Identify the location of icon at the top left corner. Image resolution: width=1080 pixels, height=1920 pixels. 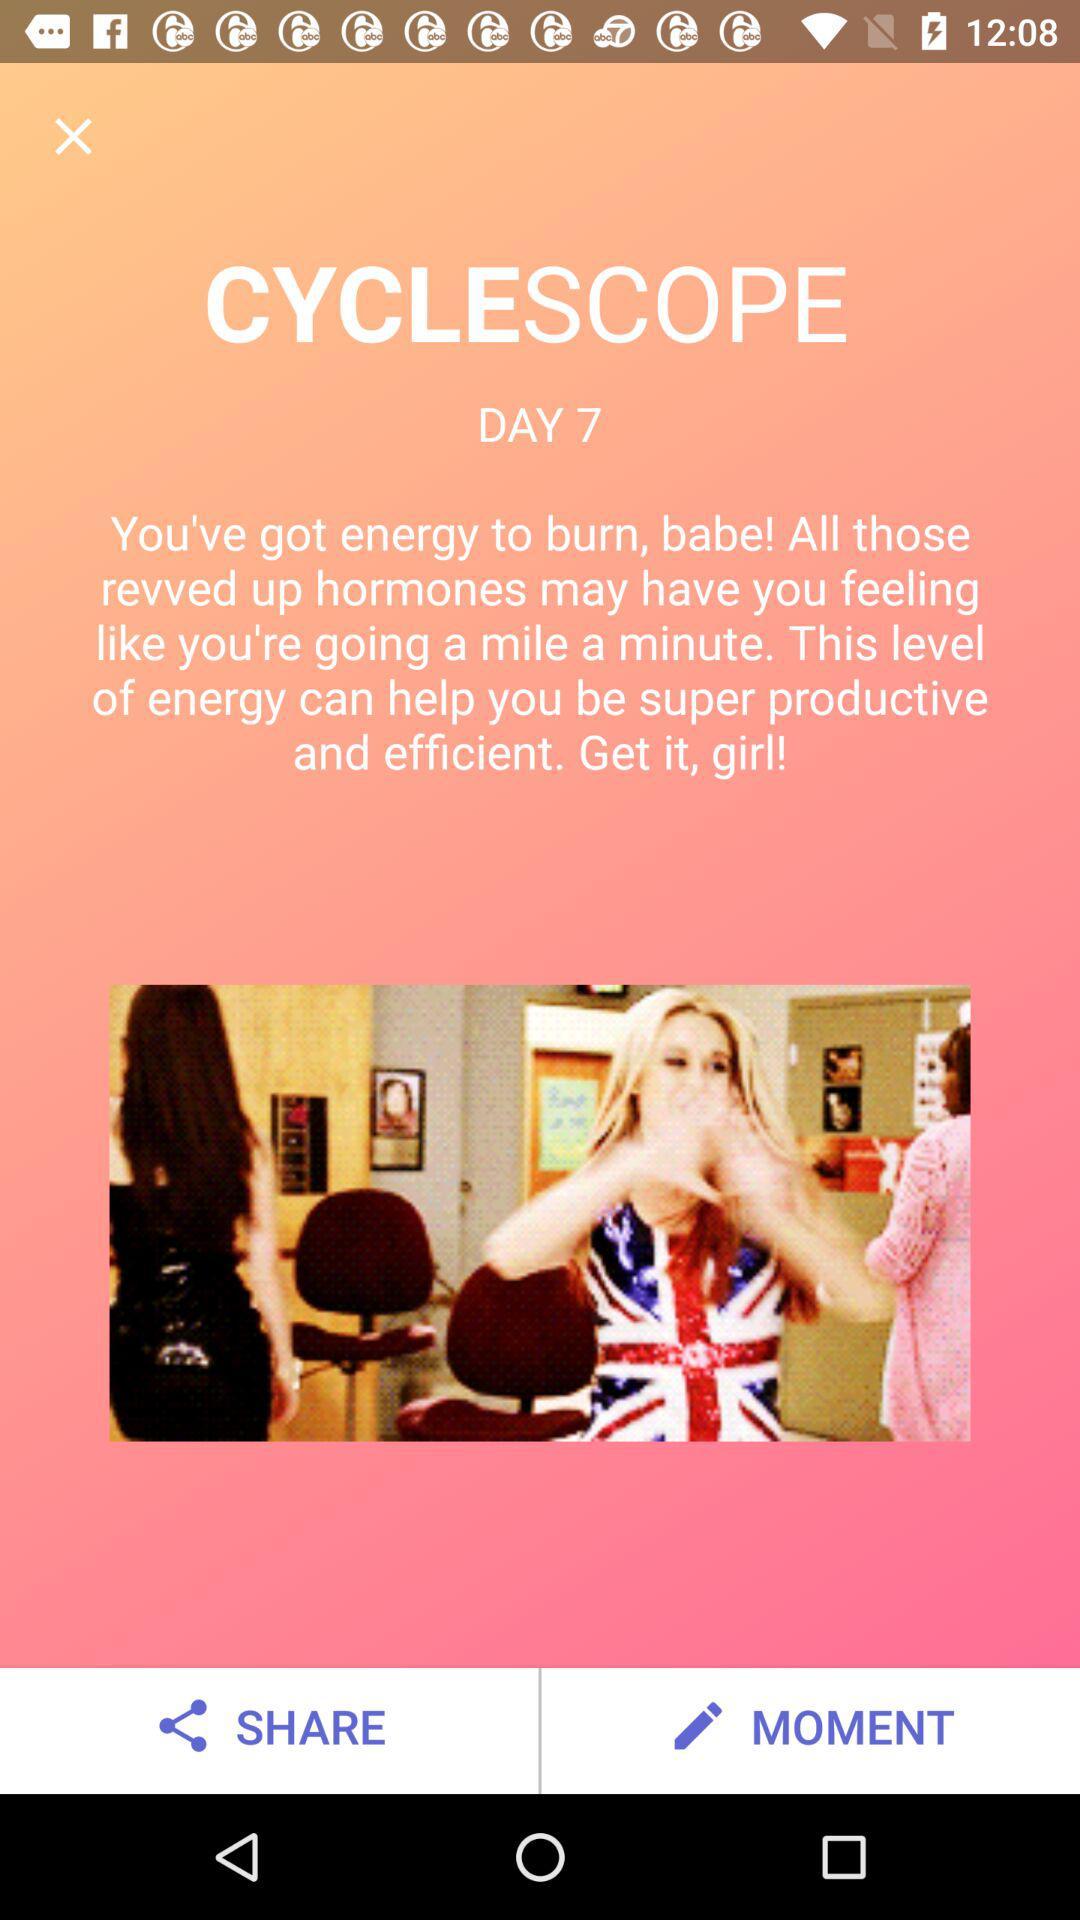
(72, 135).